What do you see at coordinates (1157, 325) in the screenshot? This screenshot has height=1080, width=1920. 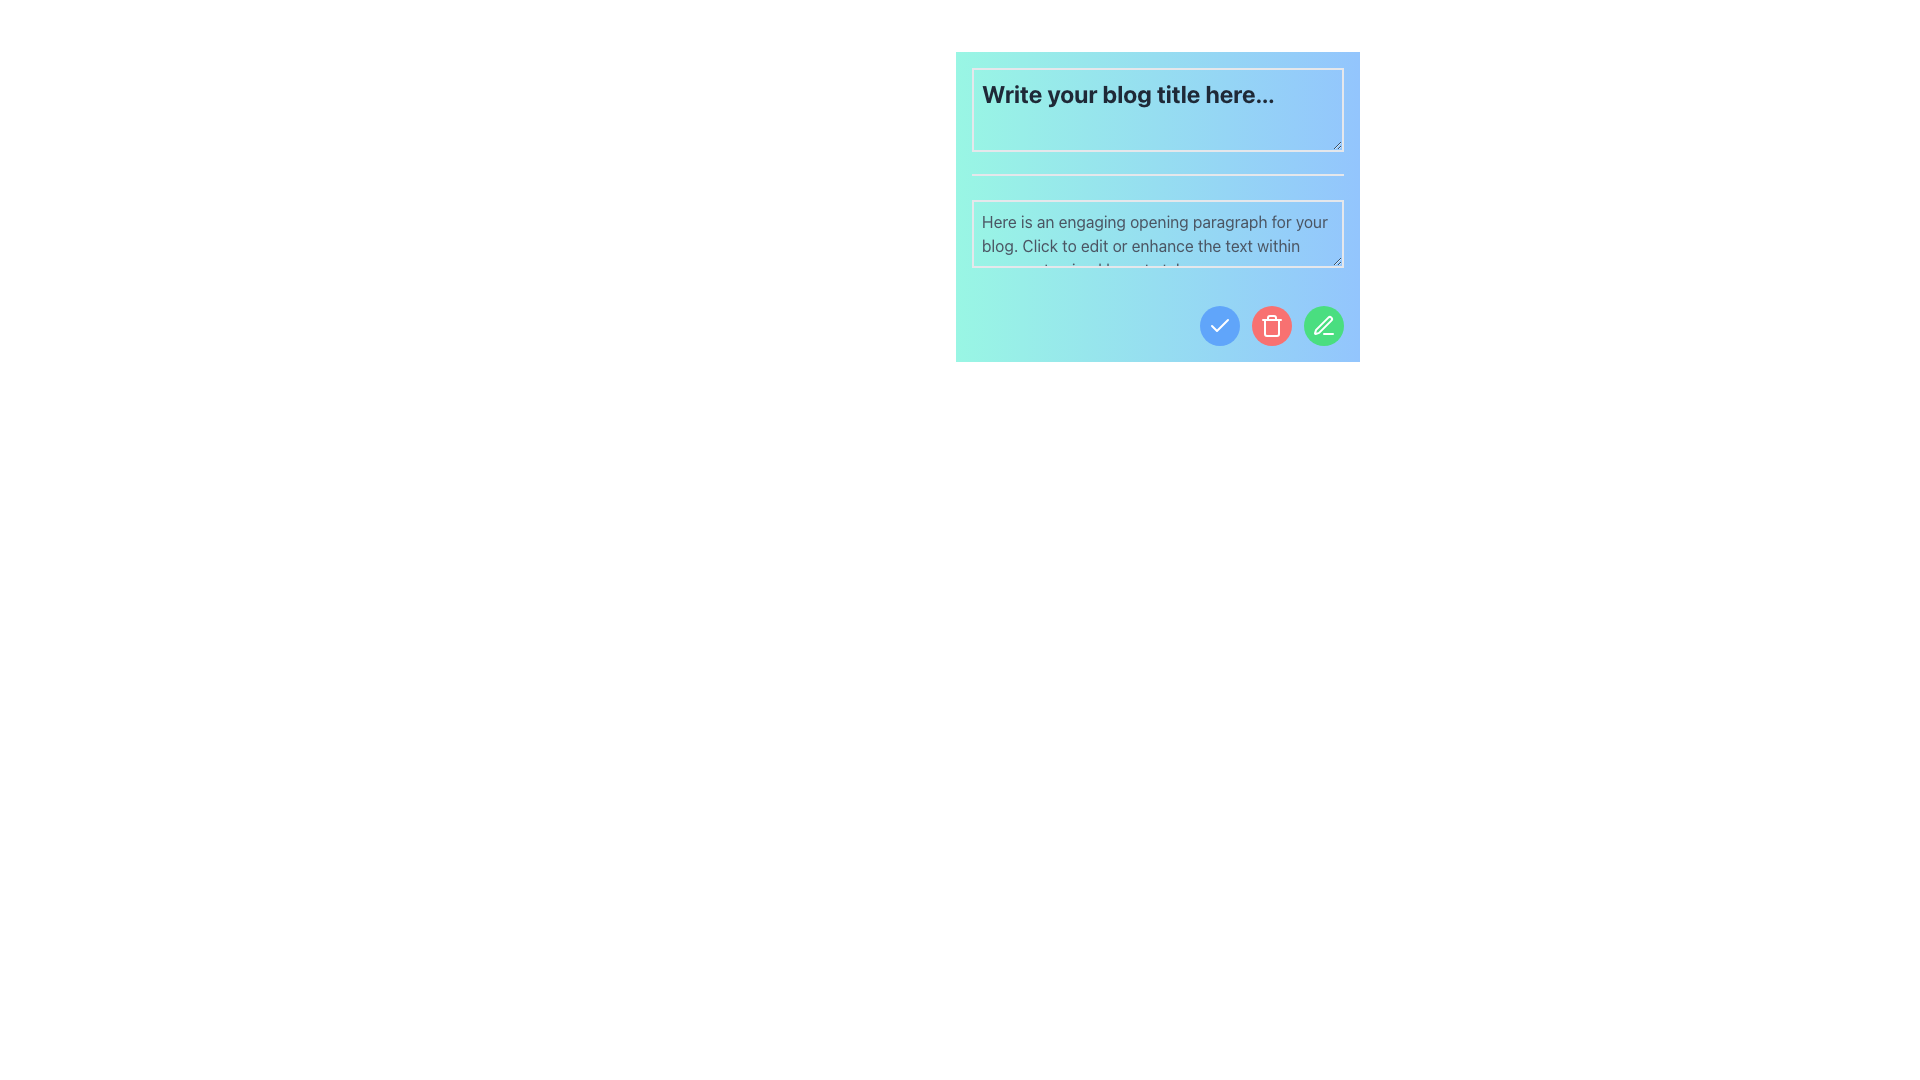 I see `the blue checkmark button in the interactive button group to confirm an action` at bounding box center [1157, 325].